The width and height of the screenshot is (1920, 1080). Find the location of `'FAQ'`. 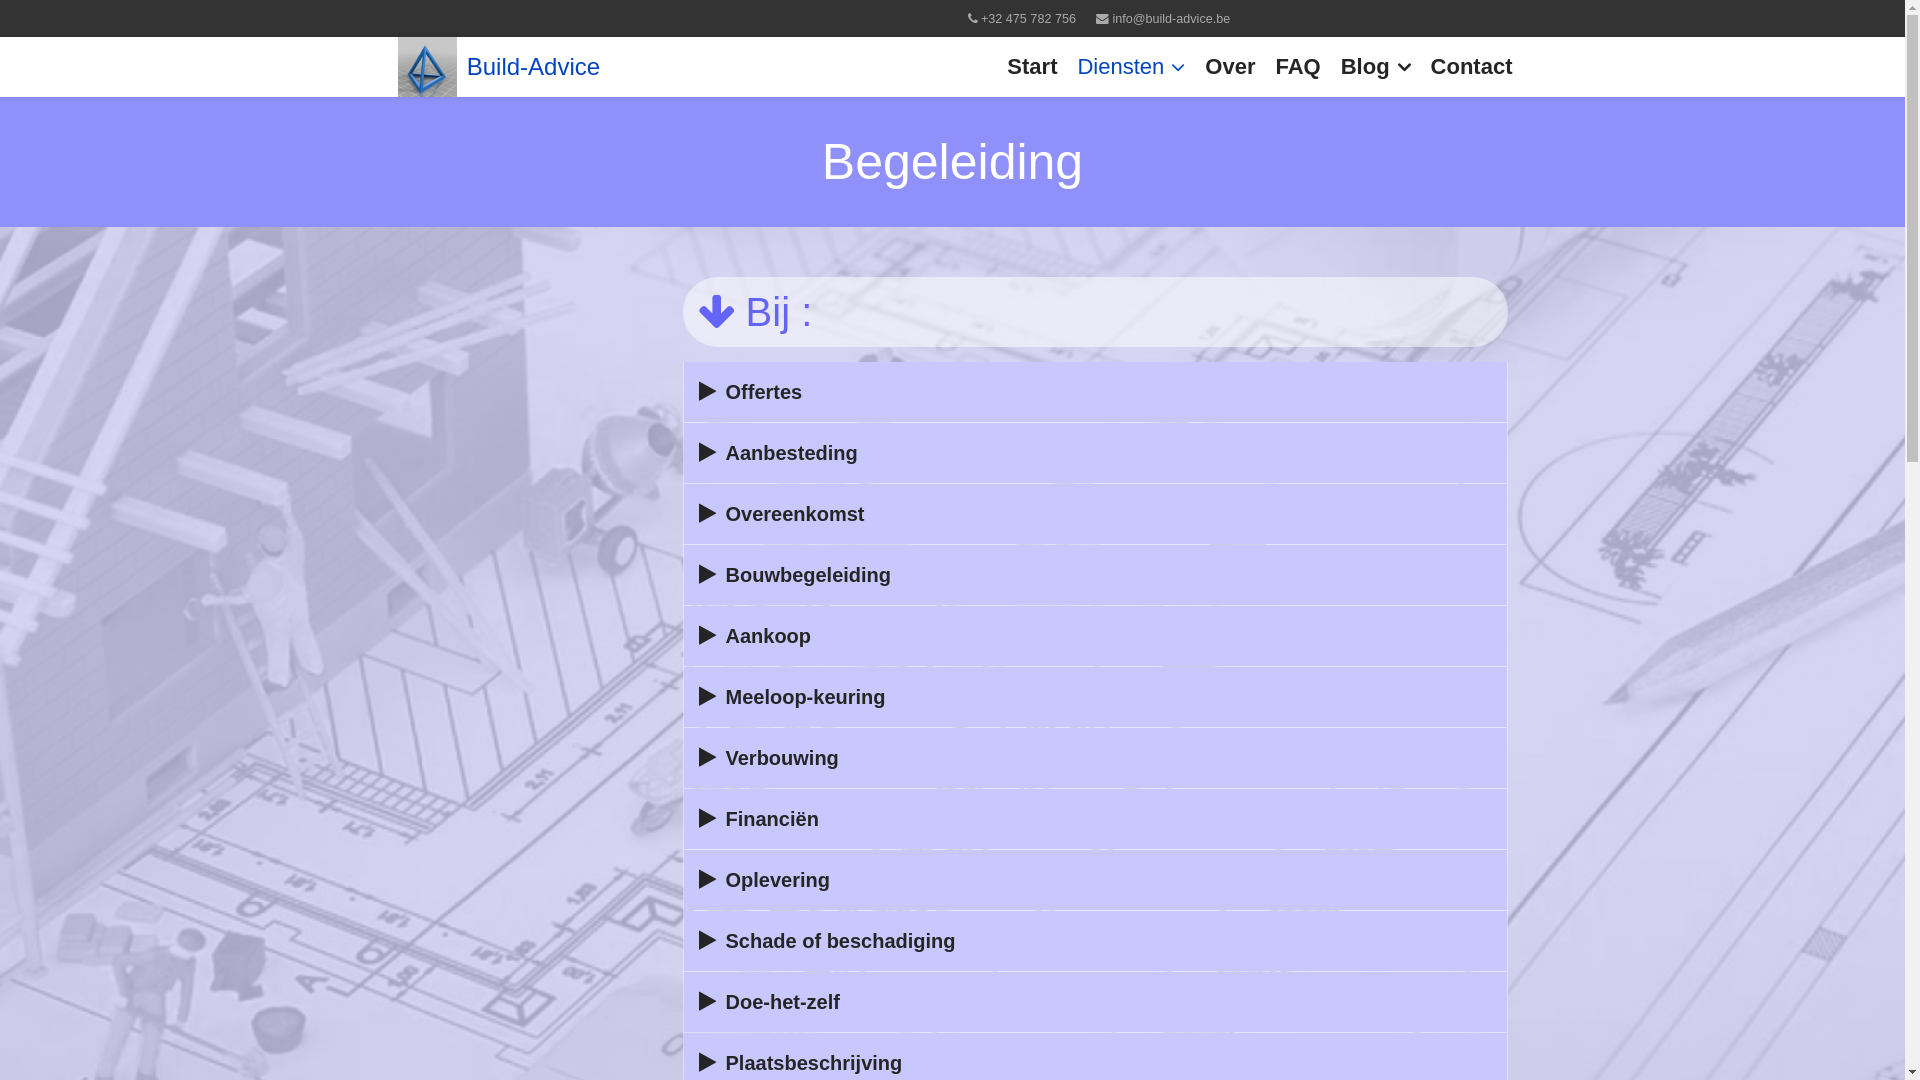

'FAQ' is located at coordinates (1297, 65).